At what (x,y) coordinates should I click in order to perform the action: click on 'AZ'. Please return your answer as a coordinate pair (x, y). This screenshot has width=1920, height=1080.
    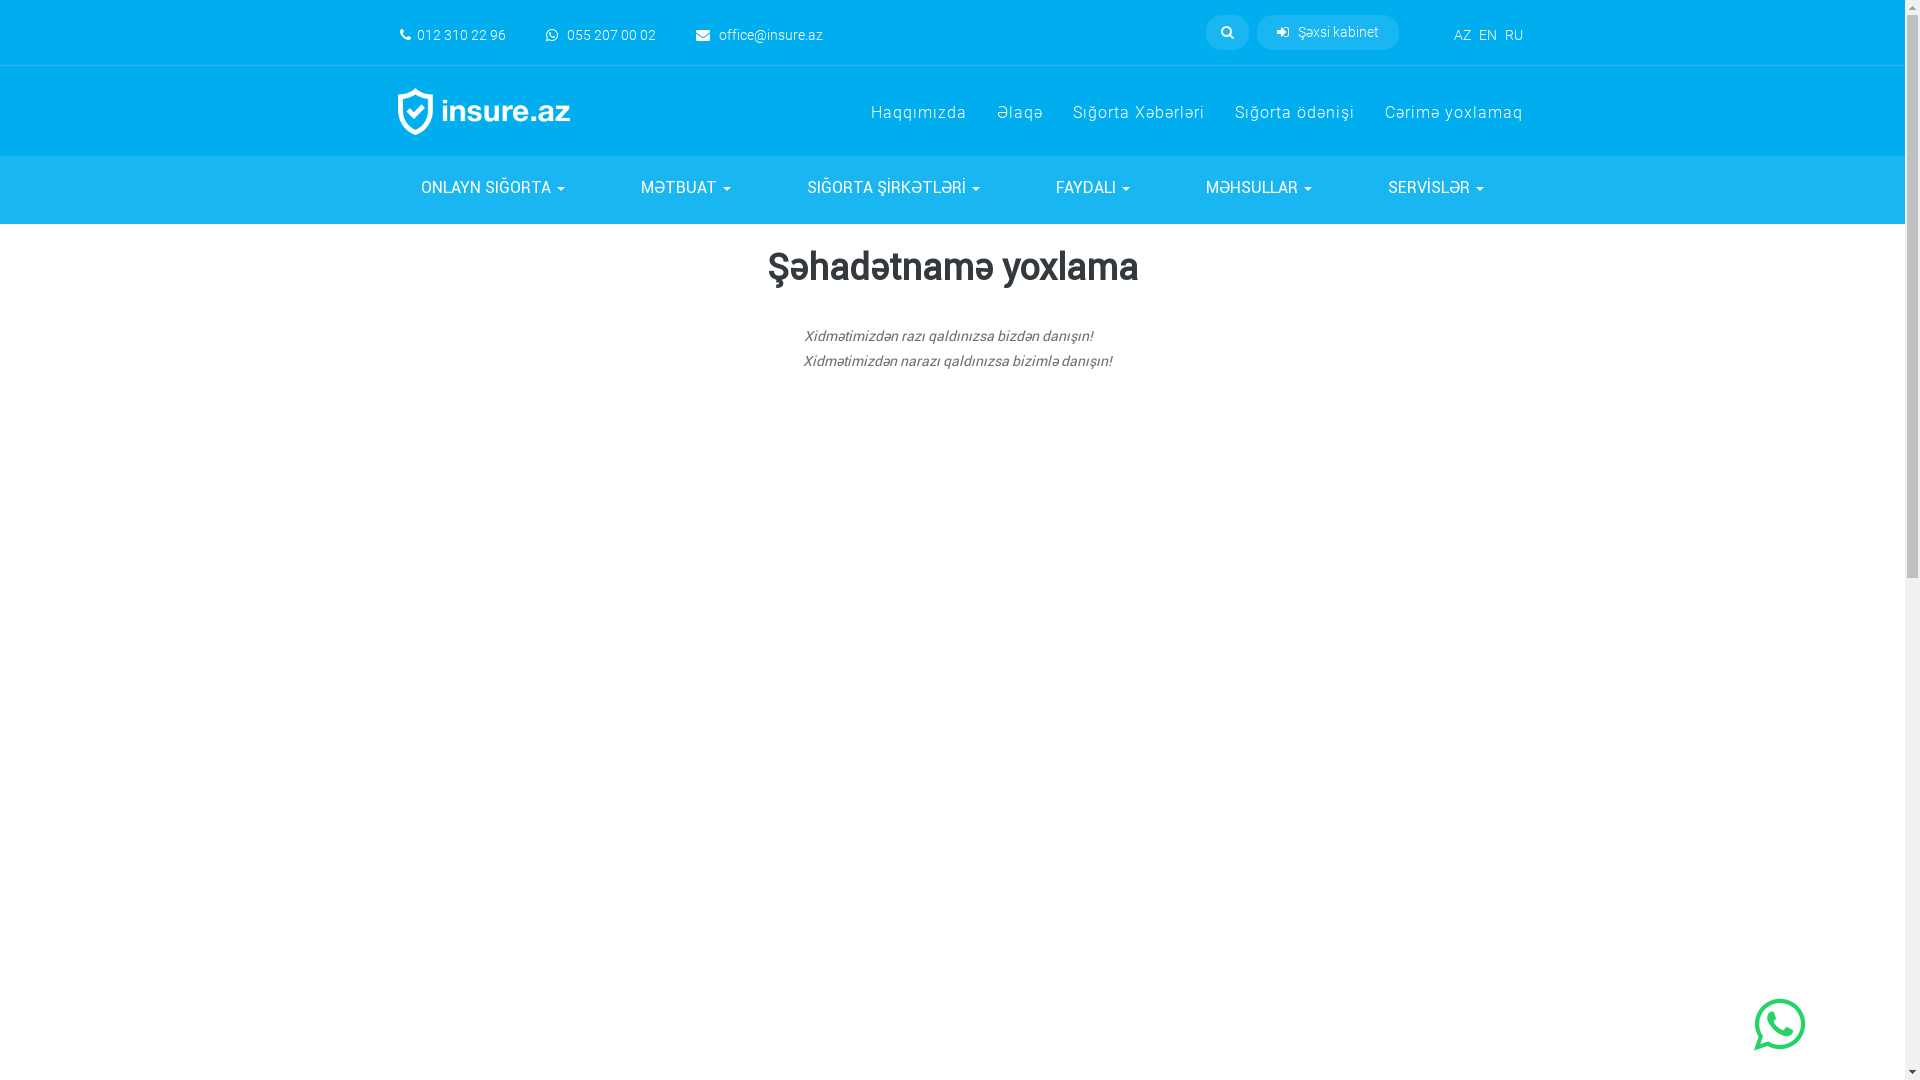
    Looking at the image, I should click on (1462, 34).